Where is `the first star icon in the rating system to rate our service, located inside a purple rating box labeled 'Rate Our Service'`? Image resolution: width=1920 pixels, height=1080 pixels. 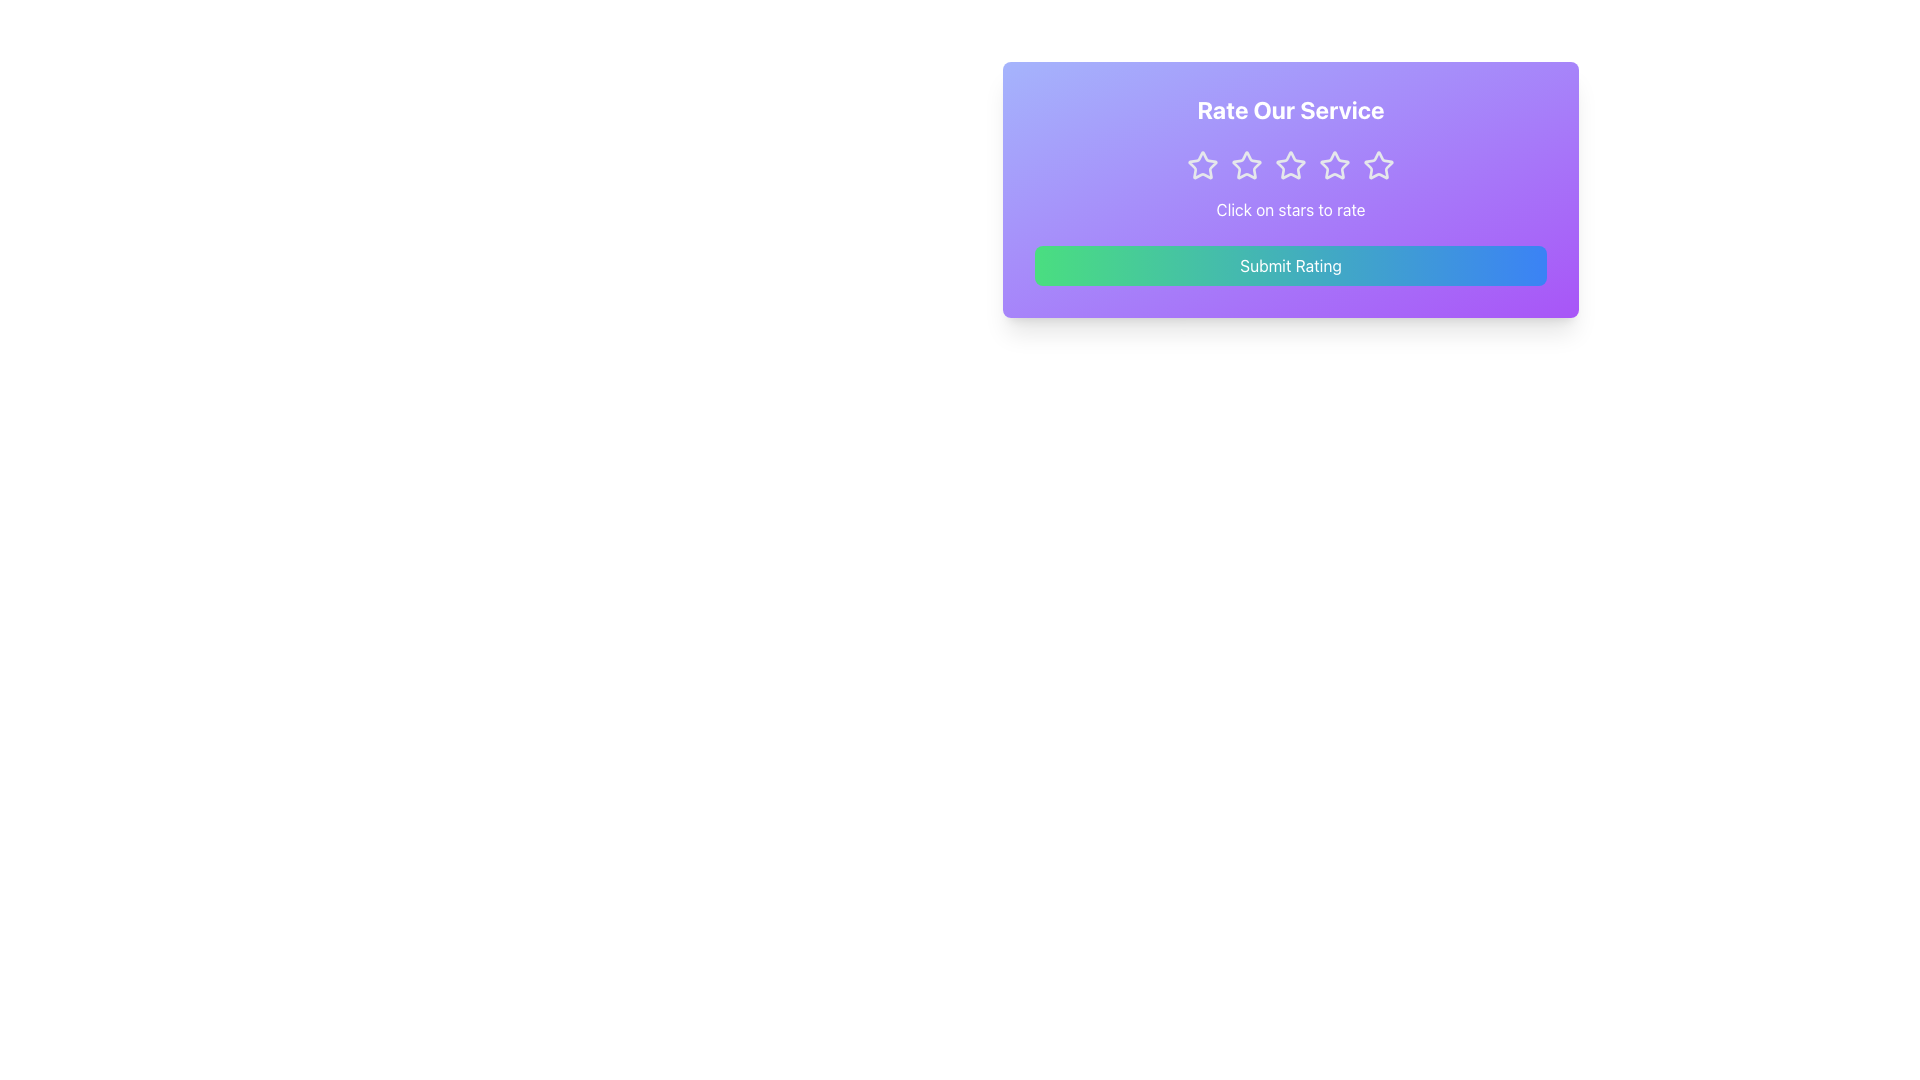 the first star icon in the rating system to rate our service, located inside a purple rating box labeled 'Rate Our Service' is located at coordinates (1202, 164).